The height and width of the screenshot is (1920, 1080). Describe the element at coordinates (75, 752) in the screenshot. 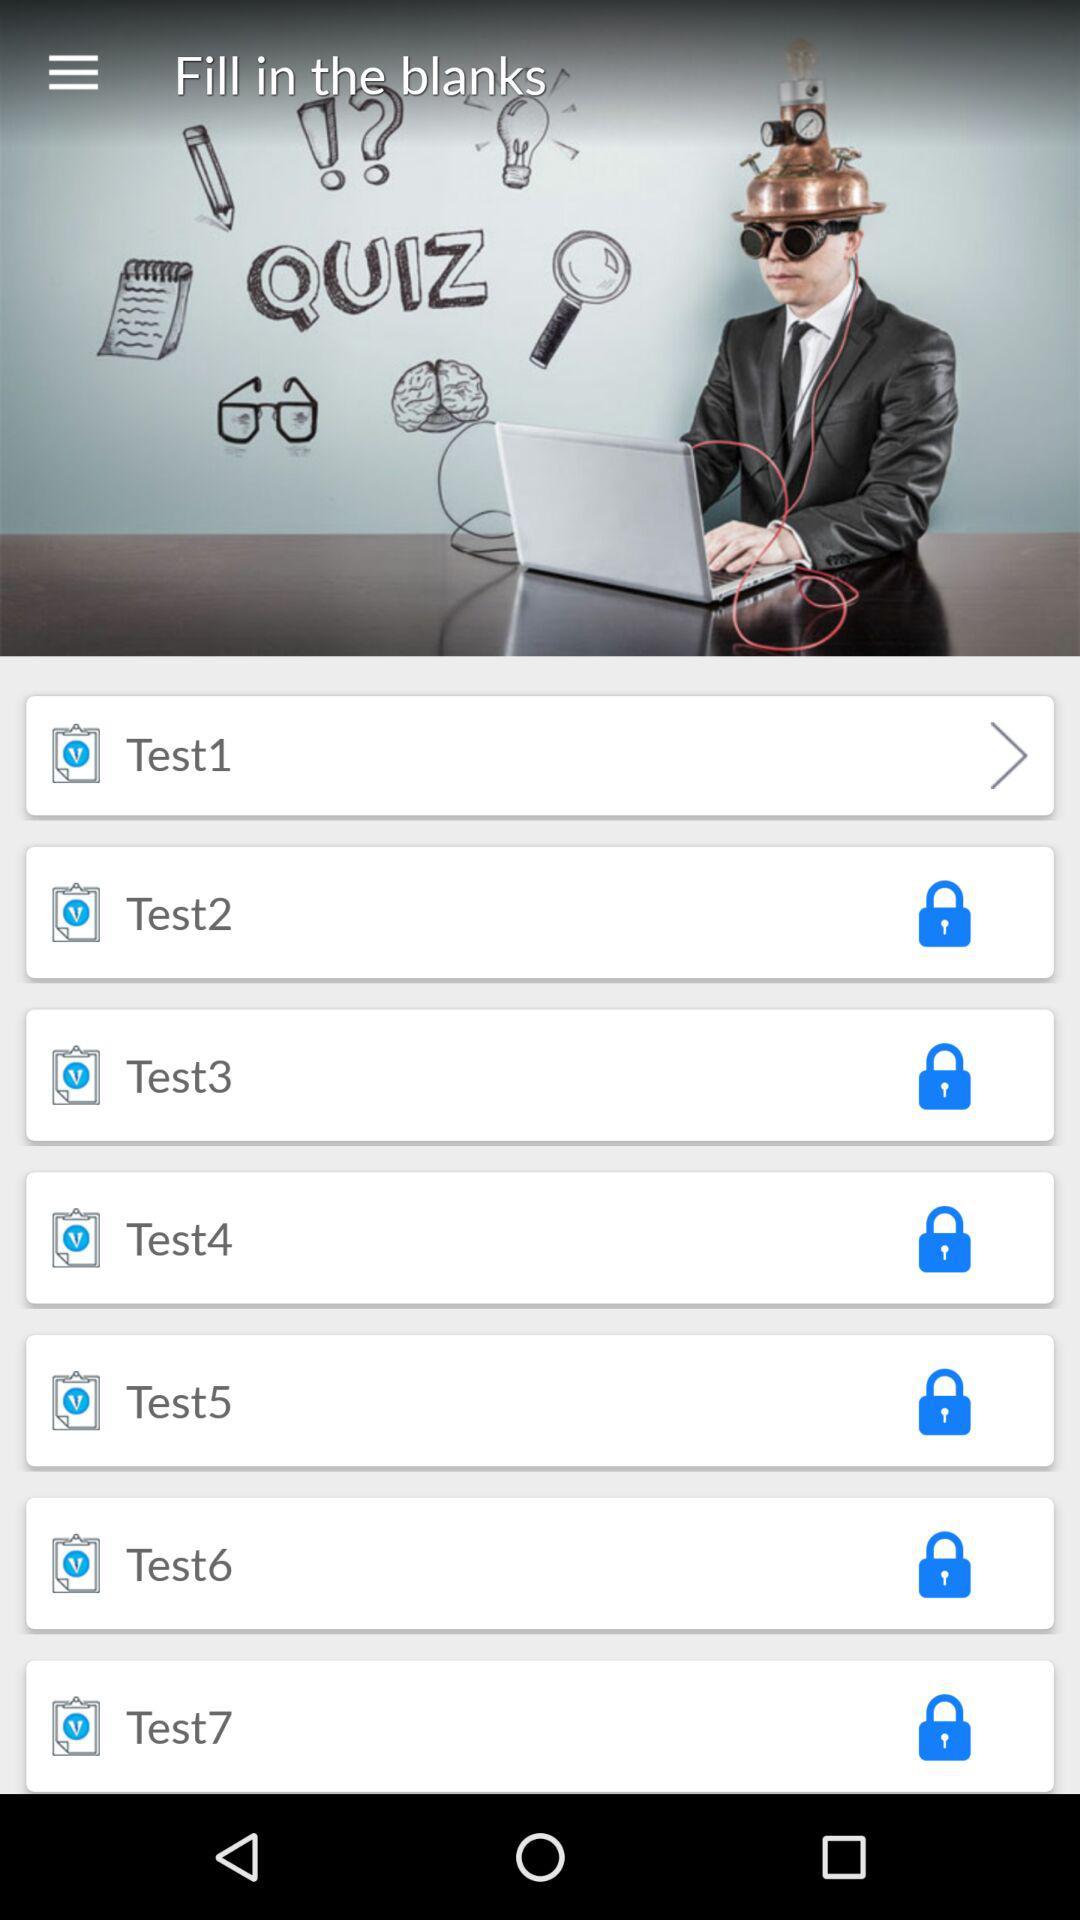

I see `item to the left of test1` at that location.